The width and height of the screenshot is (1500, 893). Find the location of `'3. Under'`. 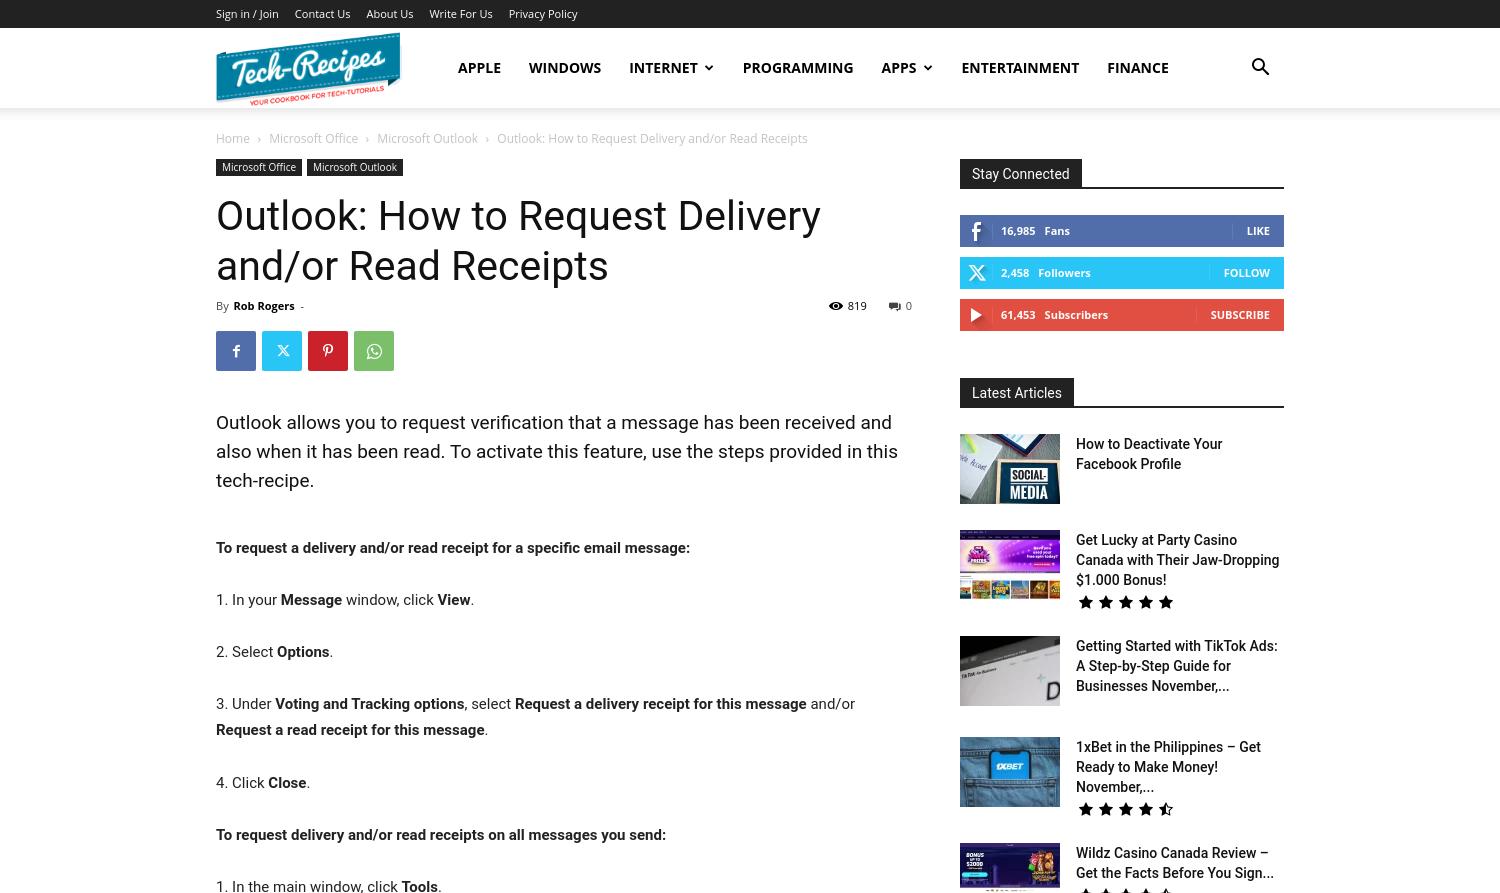

'3. Under' is located at coordinates (214, 704).